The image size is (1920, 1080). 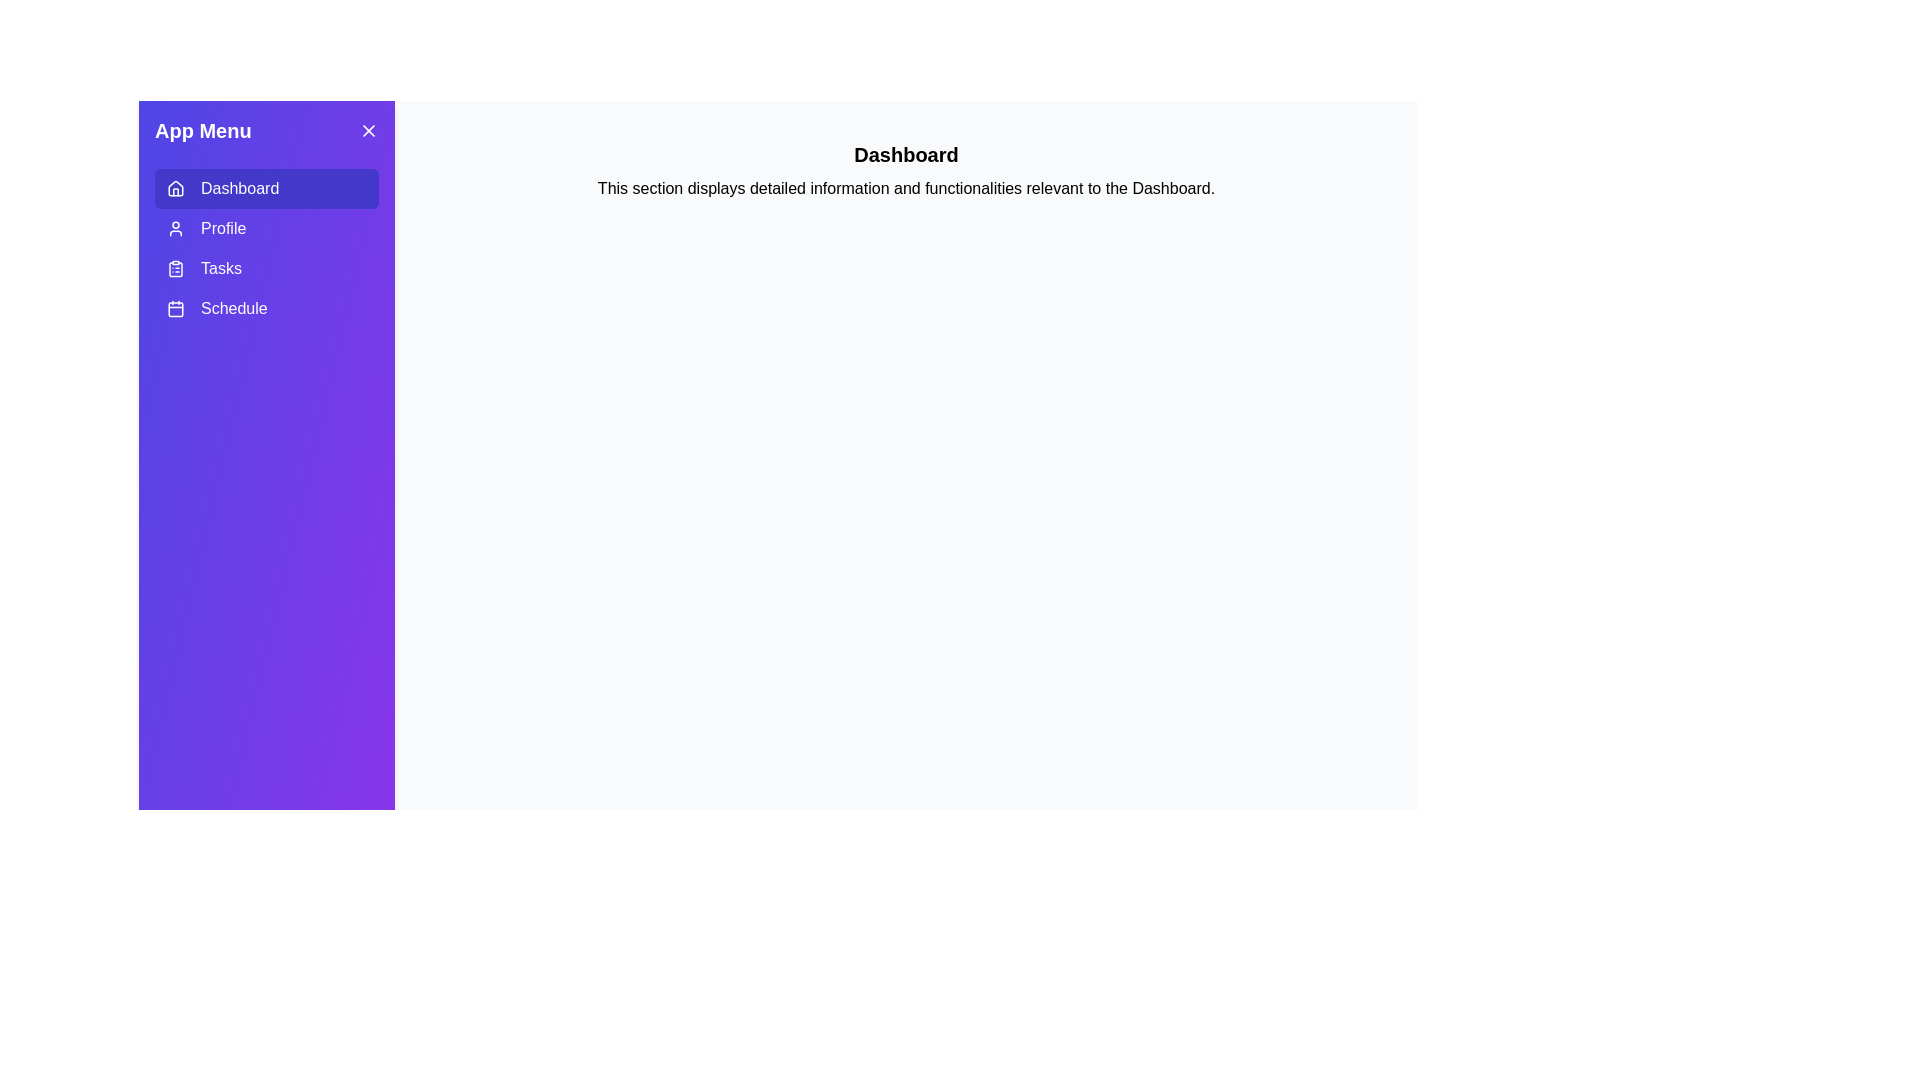 What do you see at coordinates (905, 153) in the screenshot?
I see `the title text to inspect it` at bounding box center [905, 153].